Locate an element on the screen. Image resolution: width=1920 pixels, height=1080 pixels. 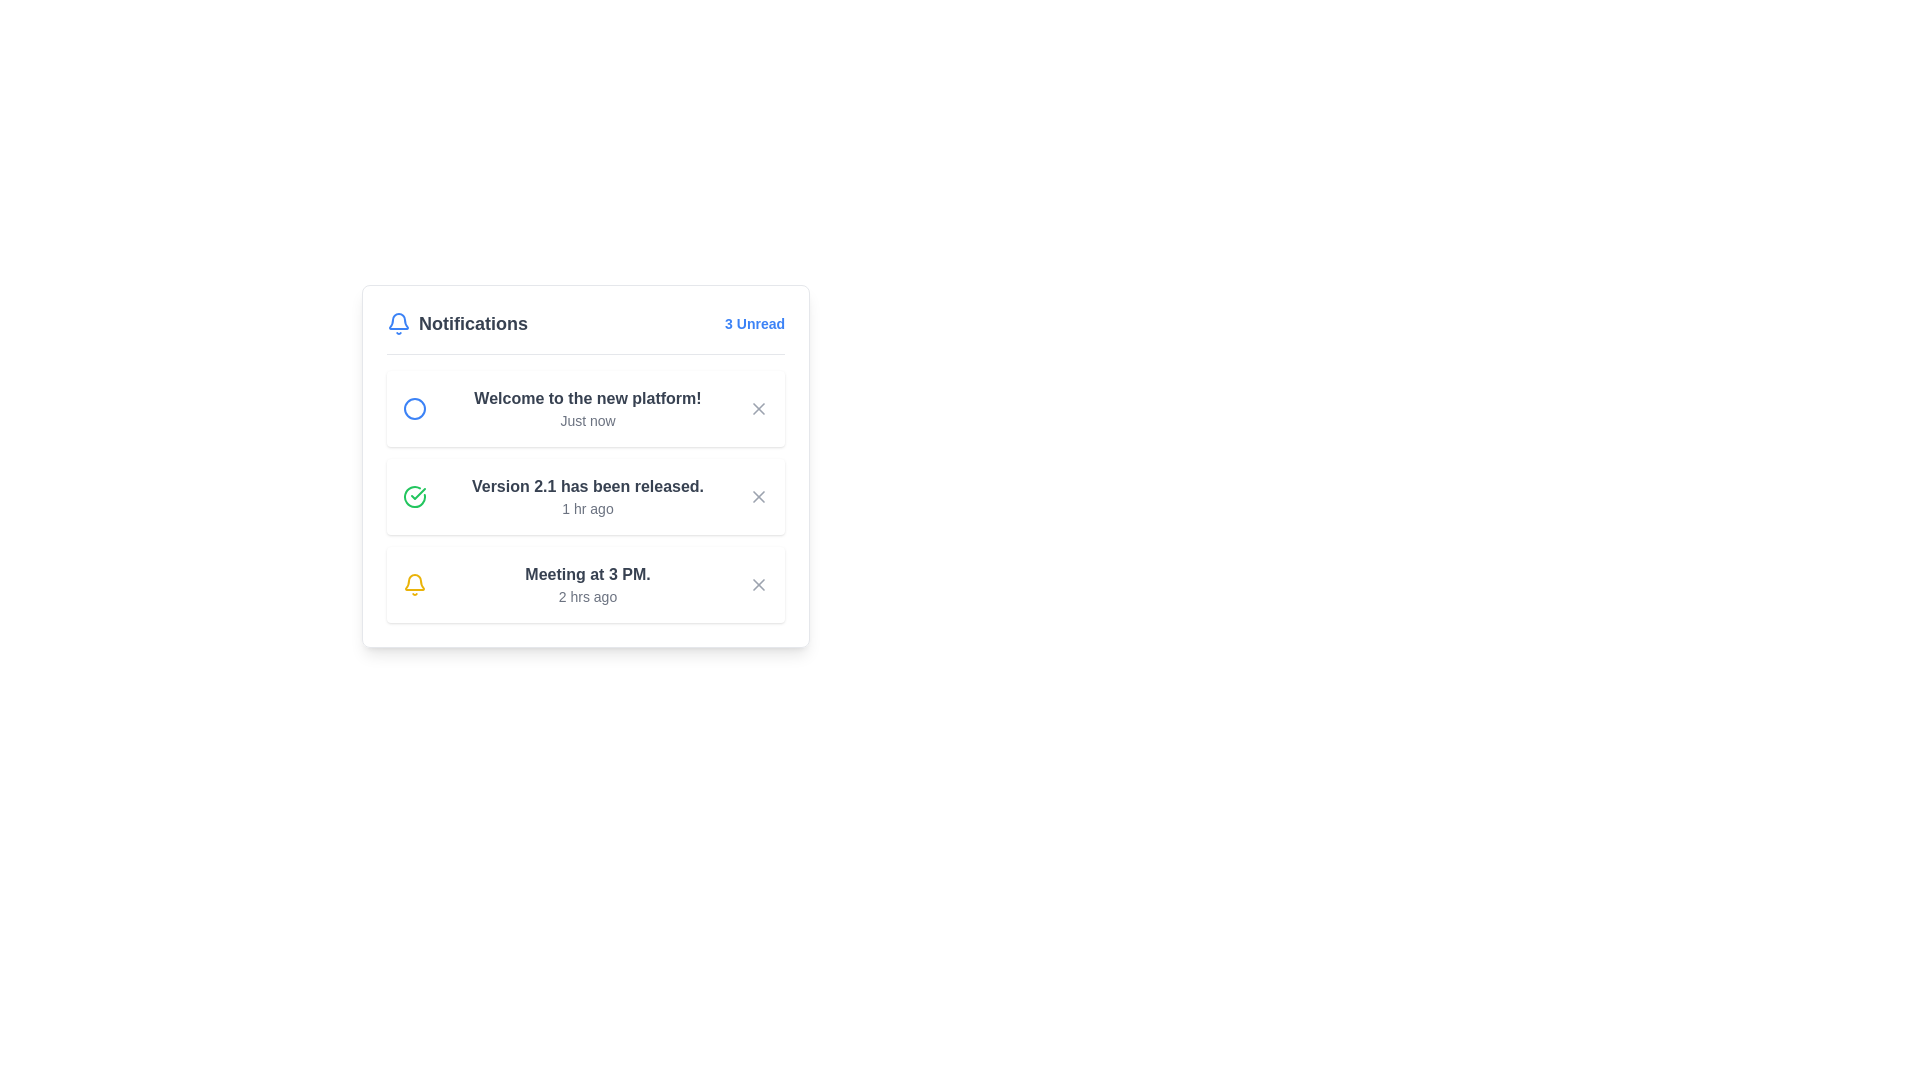
the close button located at the top-right corner of the notification card containing the text 'Welcome to the new platform!' and 'Just now' is located at coordinates (757, 407).